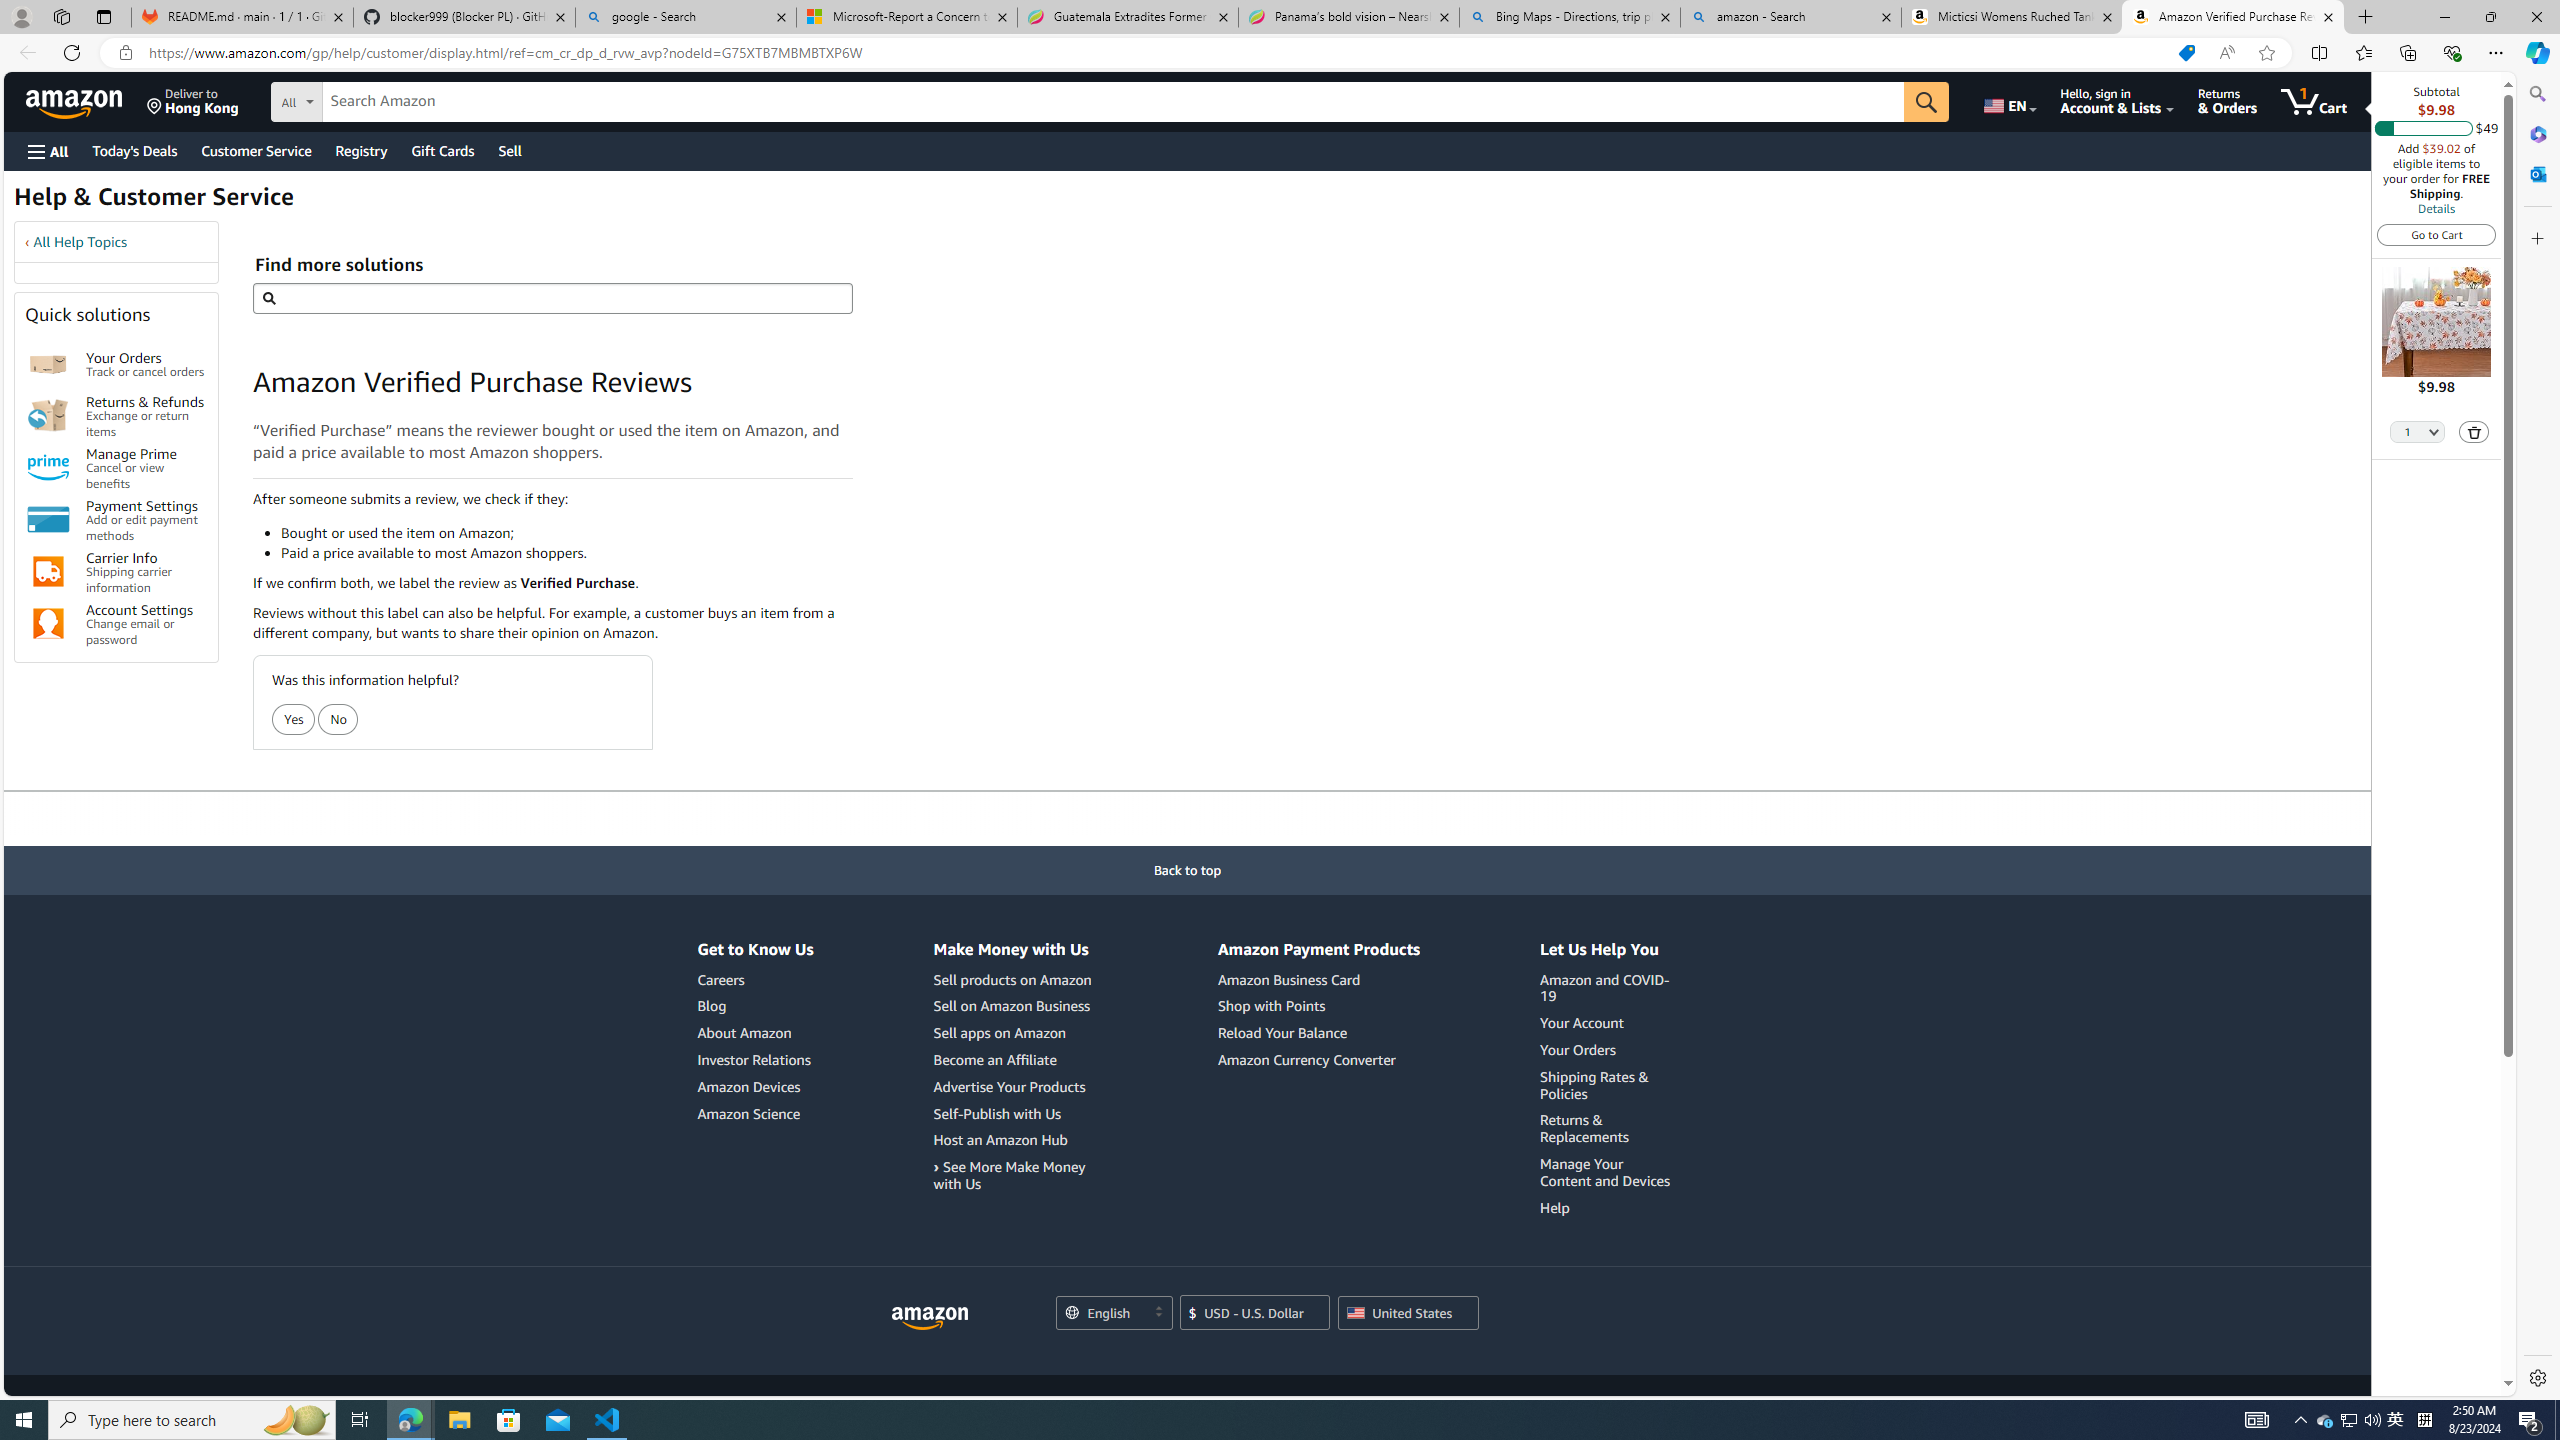 The image size is (2560, 1440). Describe the element at coordinates (753, 1058) in the screenshot. I see `'Investor Relations'` at that location.